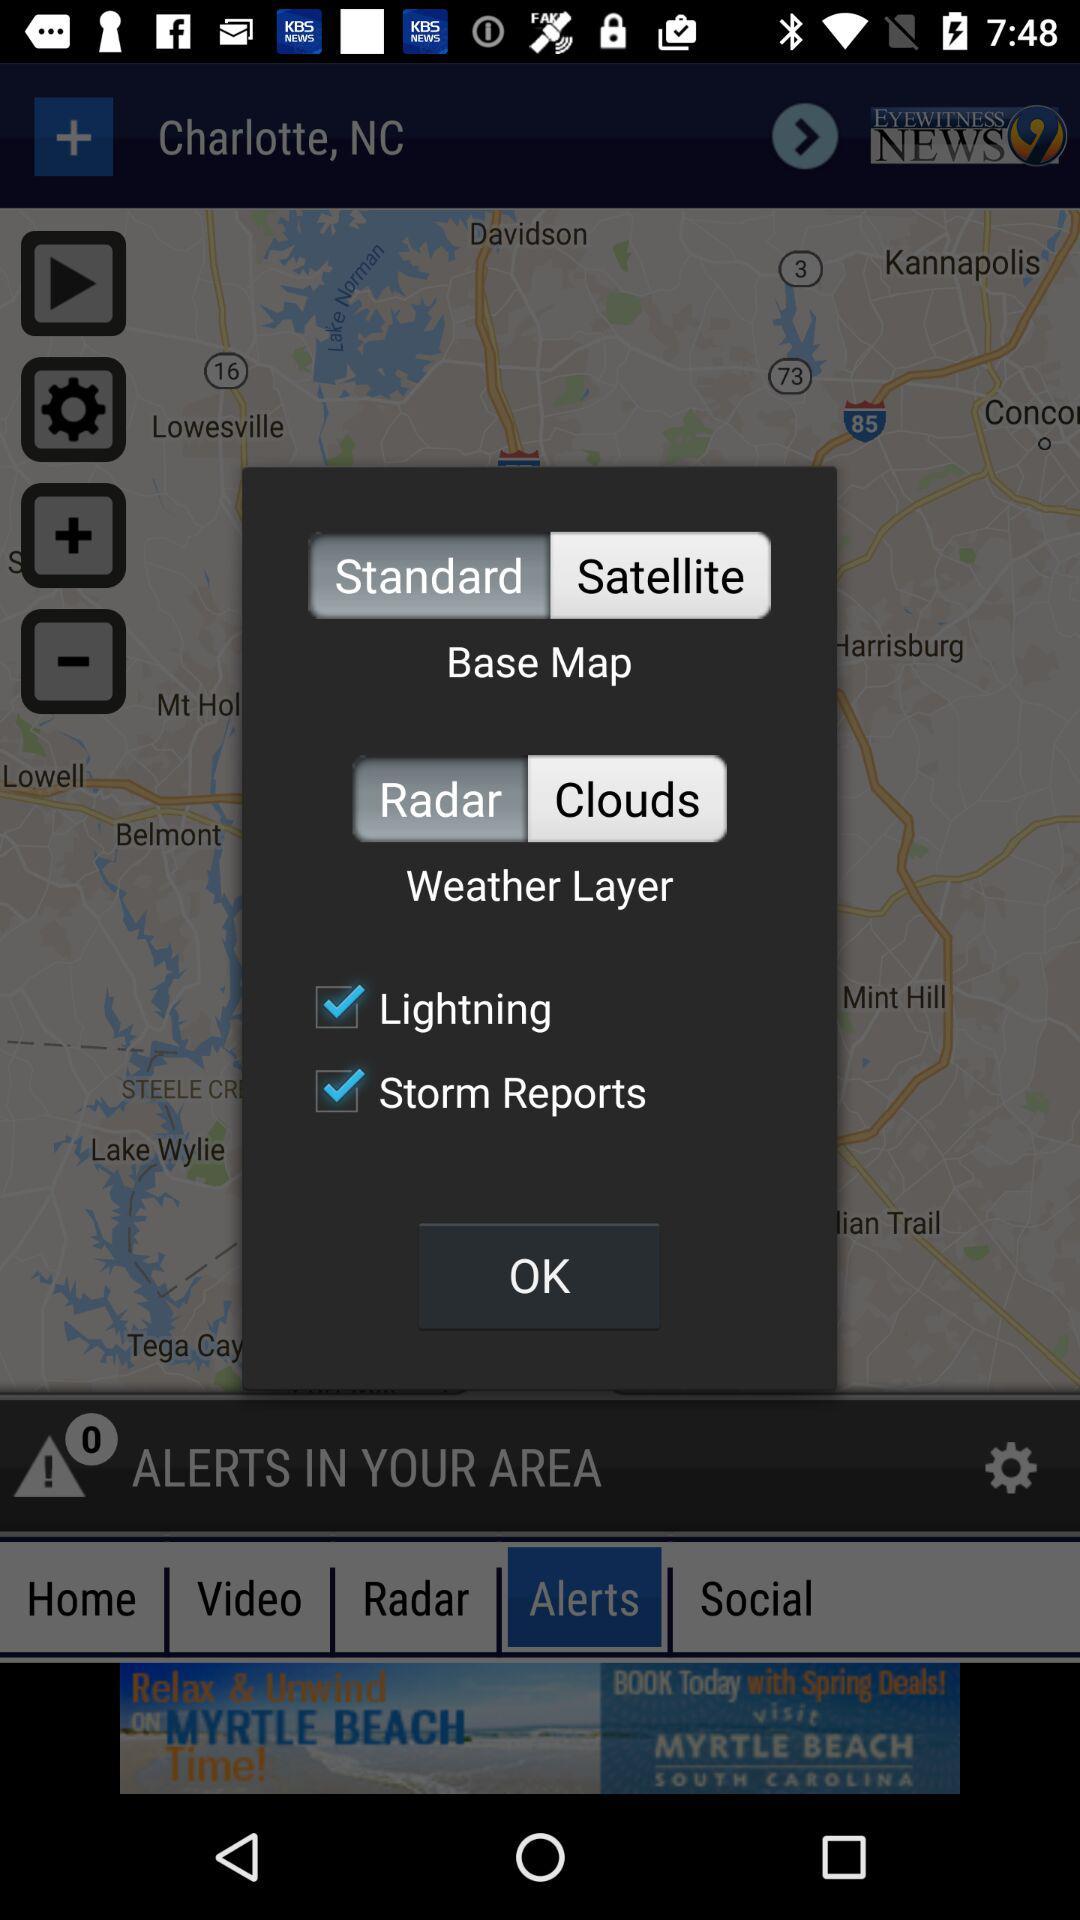 Image resolution: width=1080 pixels, height=1920 pixels. What do you see at coordinates (470, 1090) in the screenshot?
I see `icon below lightning item` at bounding box center [470, 1090].